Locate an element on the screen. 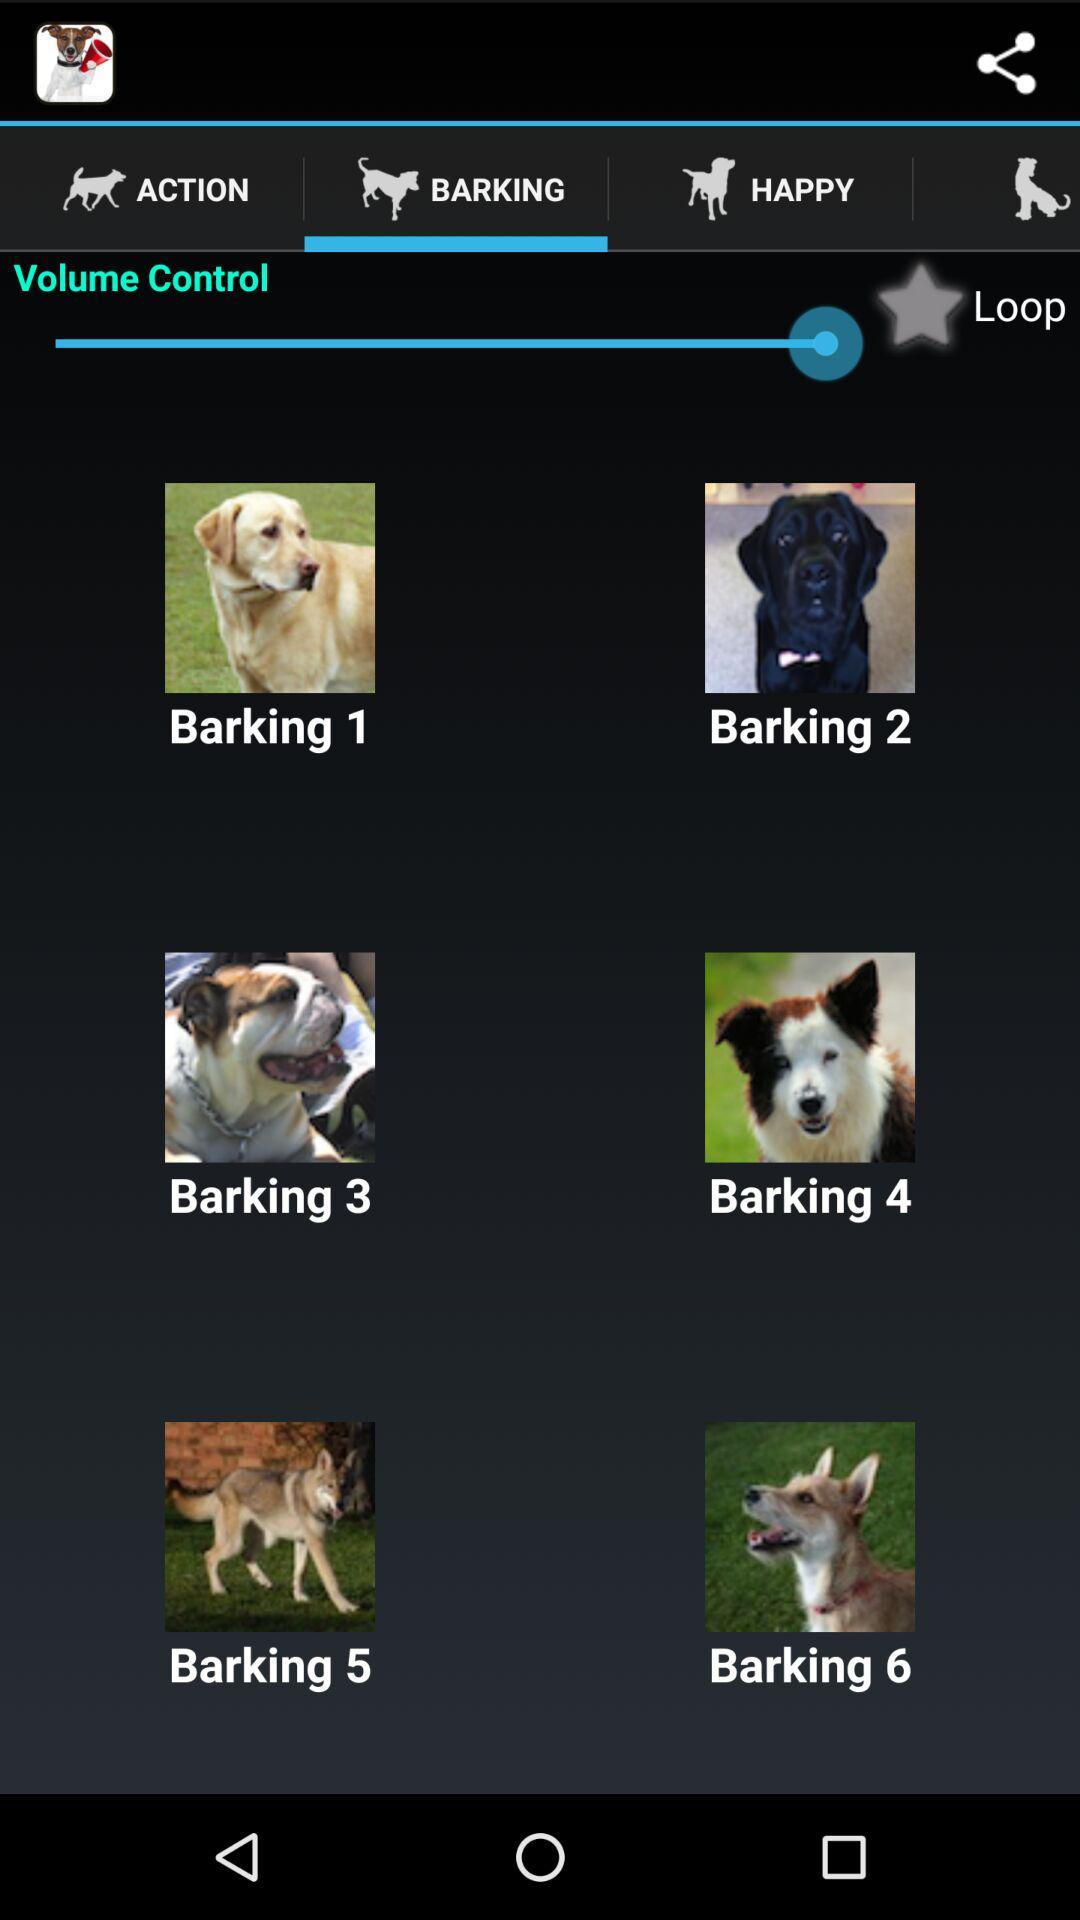  the icon to the right of barking 1 button is located at coordinates (810, 618).